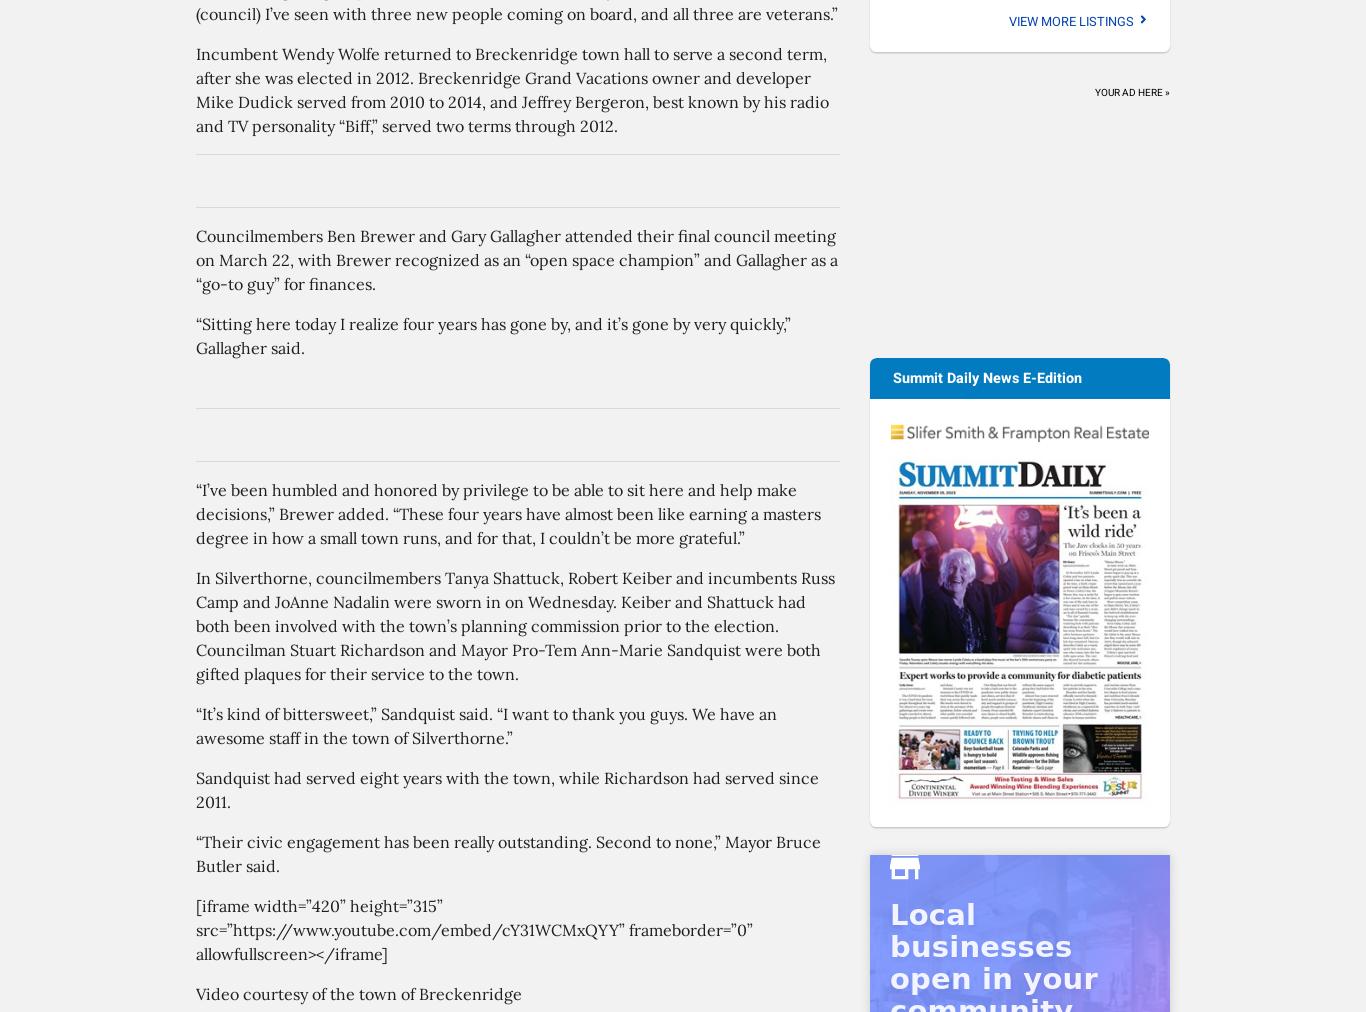 The width and height of the screenshot is (1366, 1012). Describe the element at coordinates (357, 993) in the screenshot. I see `'Video courtesy of the town of Breckenridge'` at that location.